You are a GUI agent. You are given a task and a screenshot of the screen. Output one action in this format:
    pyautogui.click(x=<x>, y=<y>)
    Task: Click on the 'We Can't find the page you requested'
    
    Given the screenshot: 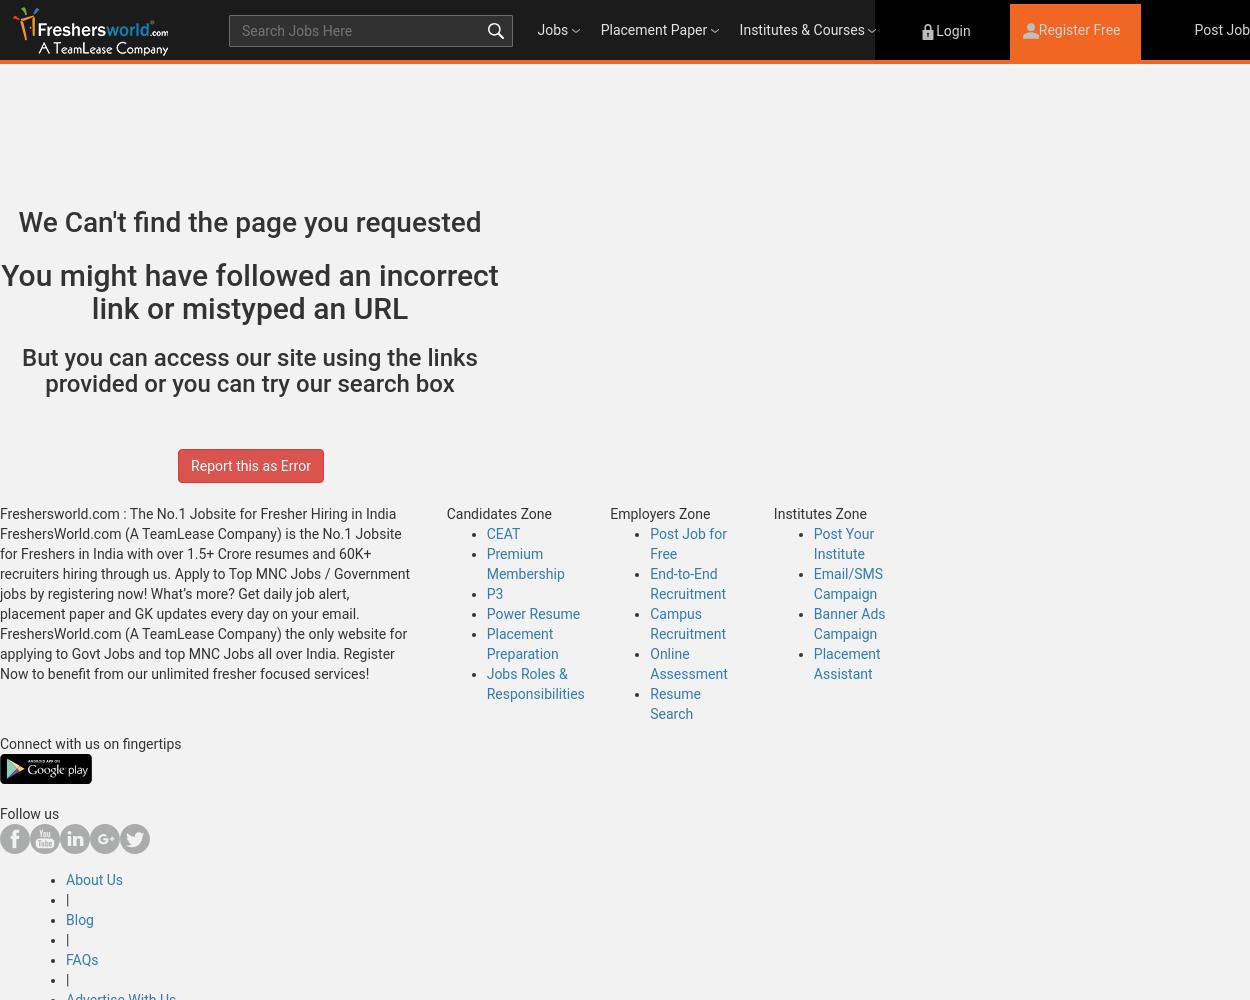 What is the action you would take?
    pyautogui.click(x=18, y=220)
    